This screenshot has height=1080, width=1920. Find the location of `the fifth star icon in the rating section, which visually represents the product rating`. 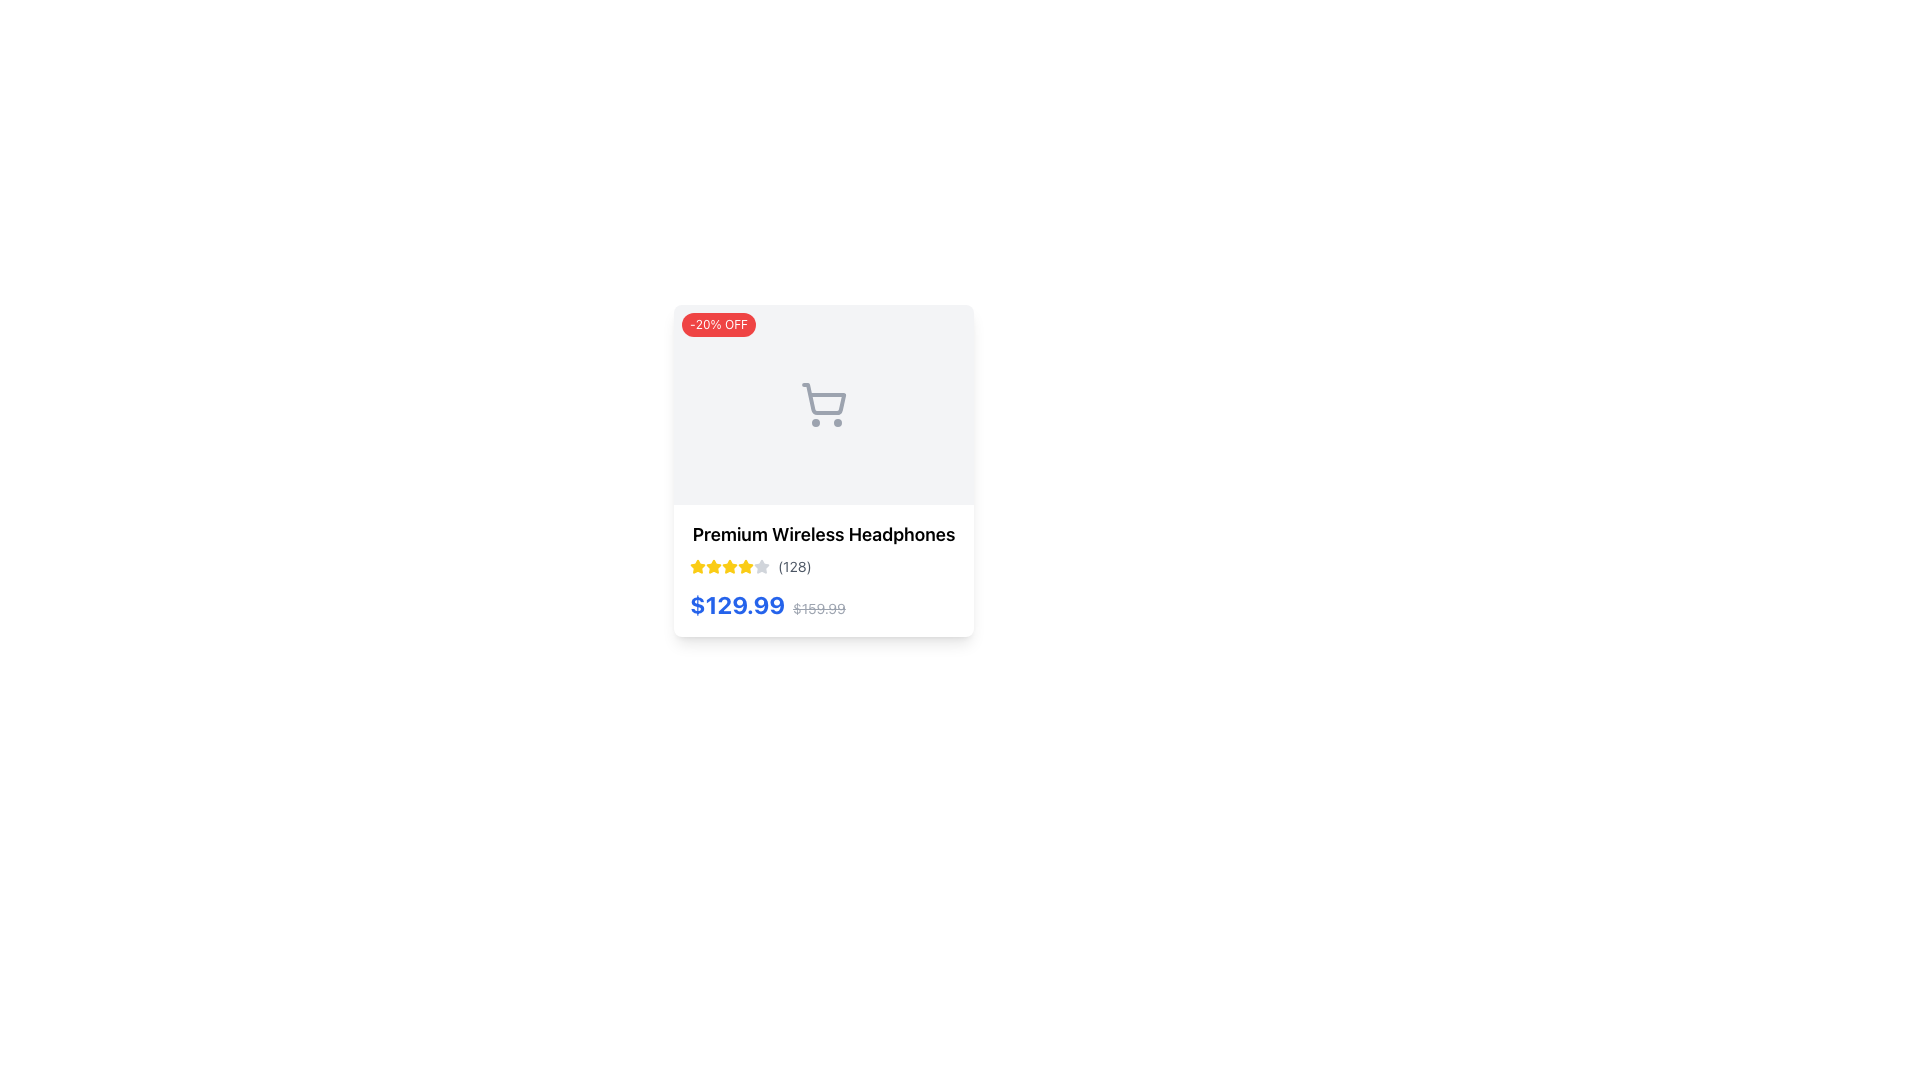

the fifth star icon in the rating section, which visually represents the product rating is located at coordinates (728, 567).